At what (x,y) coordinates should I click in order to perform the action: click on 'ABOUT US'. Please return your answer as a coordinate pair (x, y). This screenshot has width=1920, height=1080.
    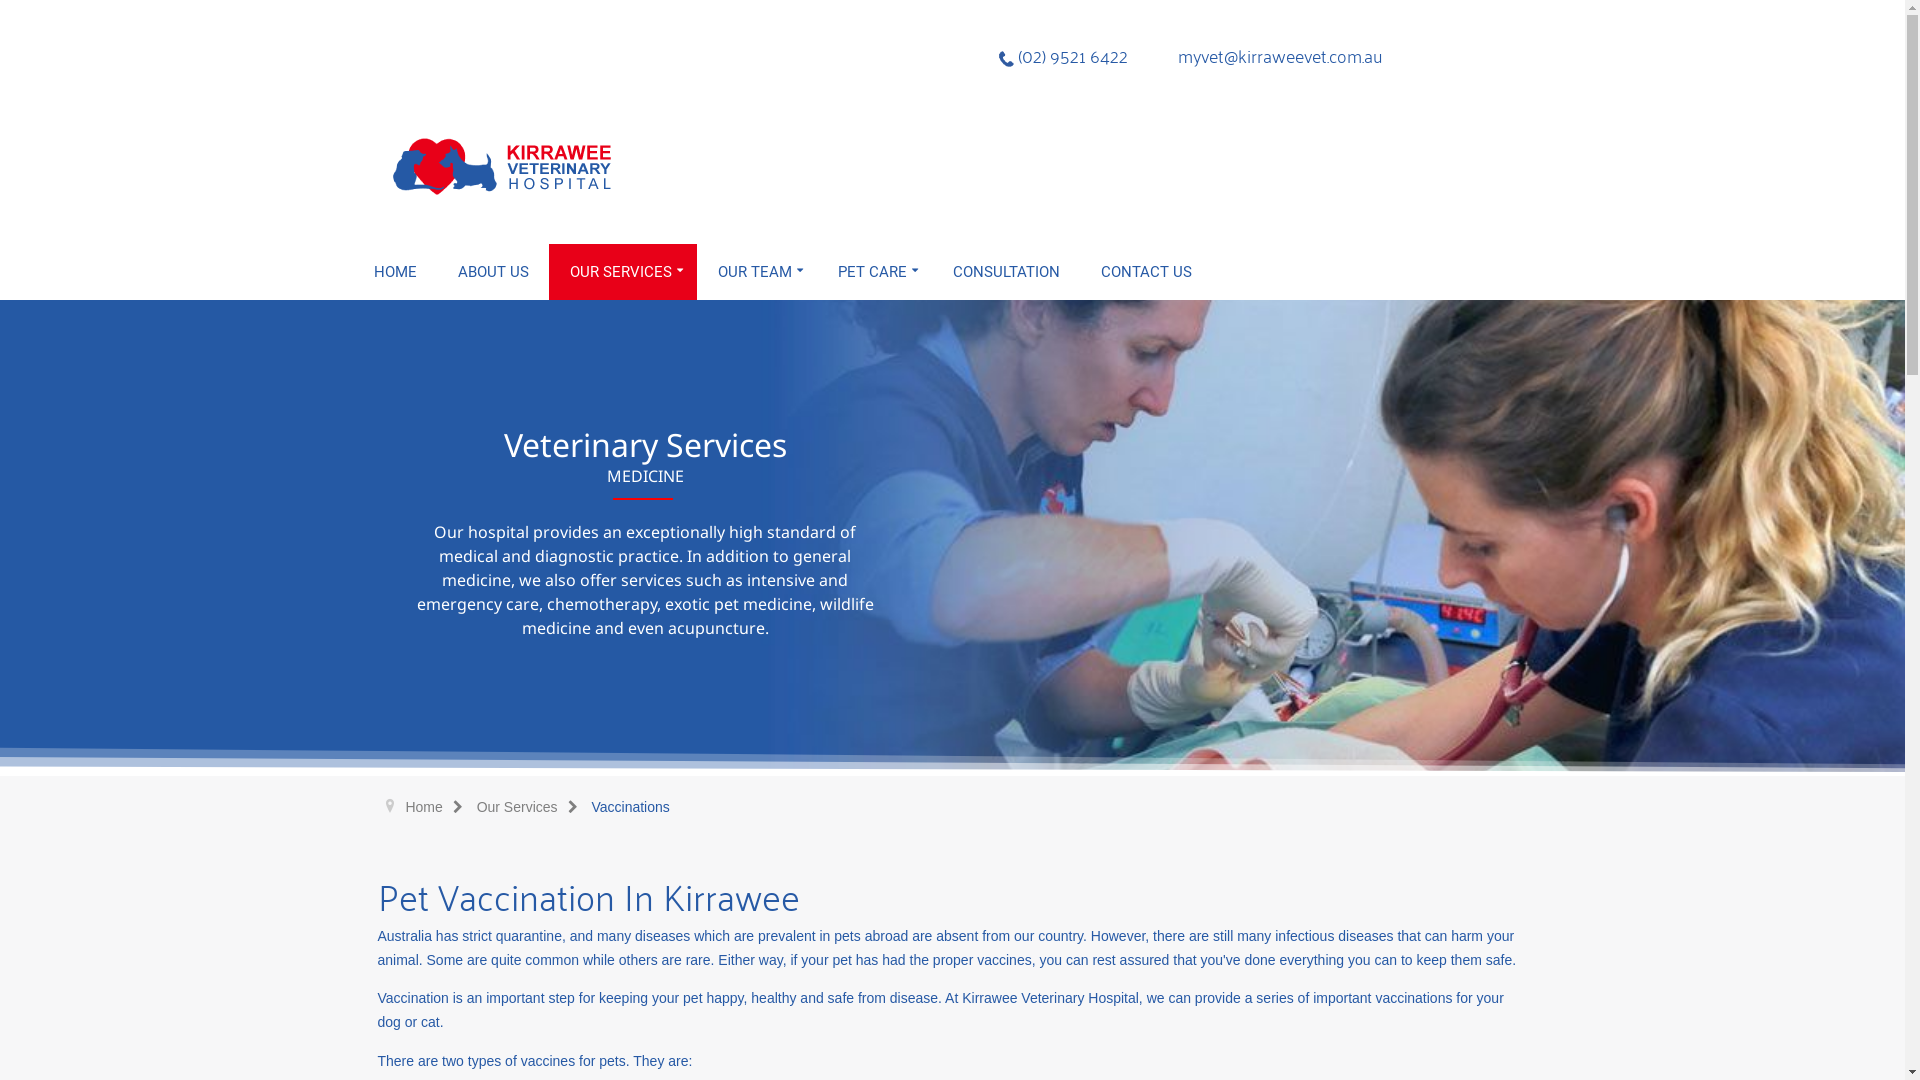
    Looking at the image, I should click on (493, 272).